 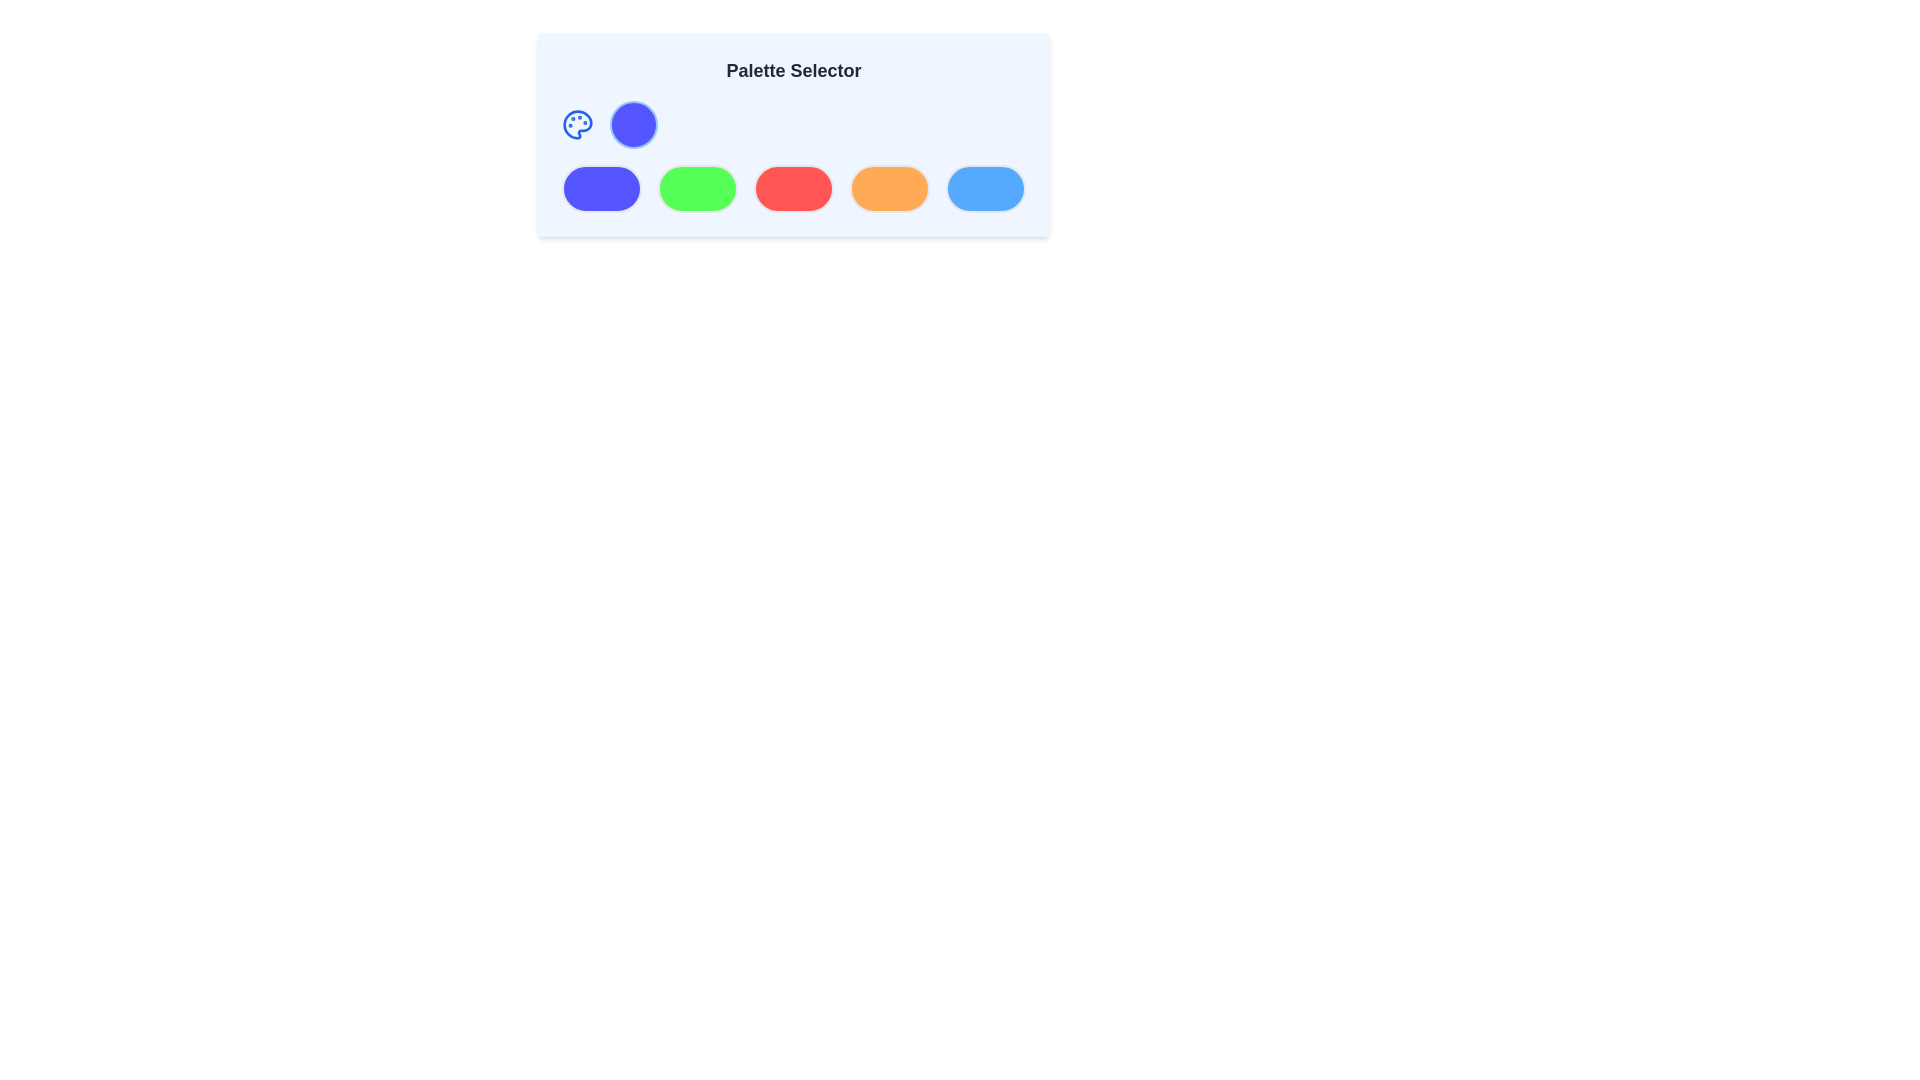 What do you see at coordinates (792, 189) in the screenshot?
I see `the circular red button, which is the third button in a horizontal row of five within the palette selector` at bounding box center [792, 189].